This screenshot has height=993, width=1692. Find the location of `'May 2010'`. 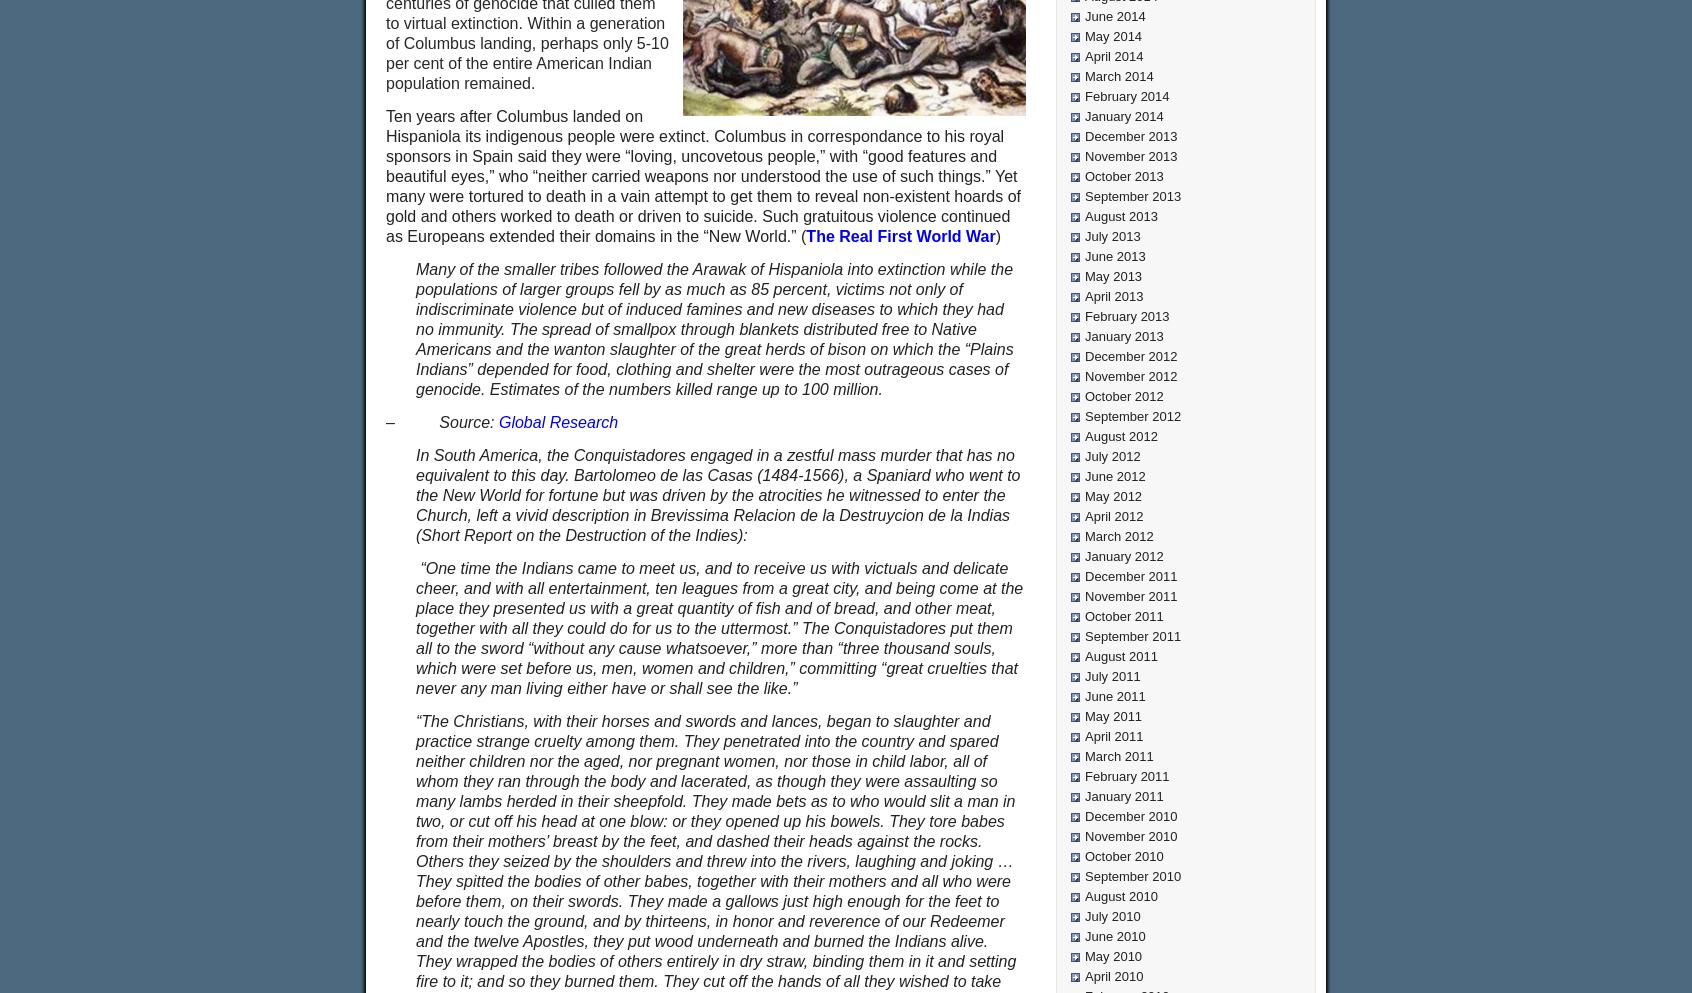

'May 2010' is located at coordinates (1113, 956).